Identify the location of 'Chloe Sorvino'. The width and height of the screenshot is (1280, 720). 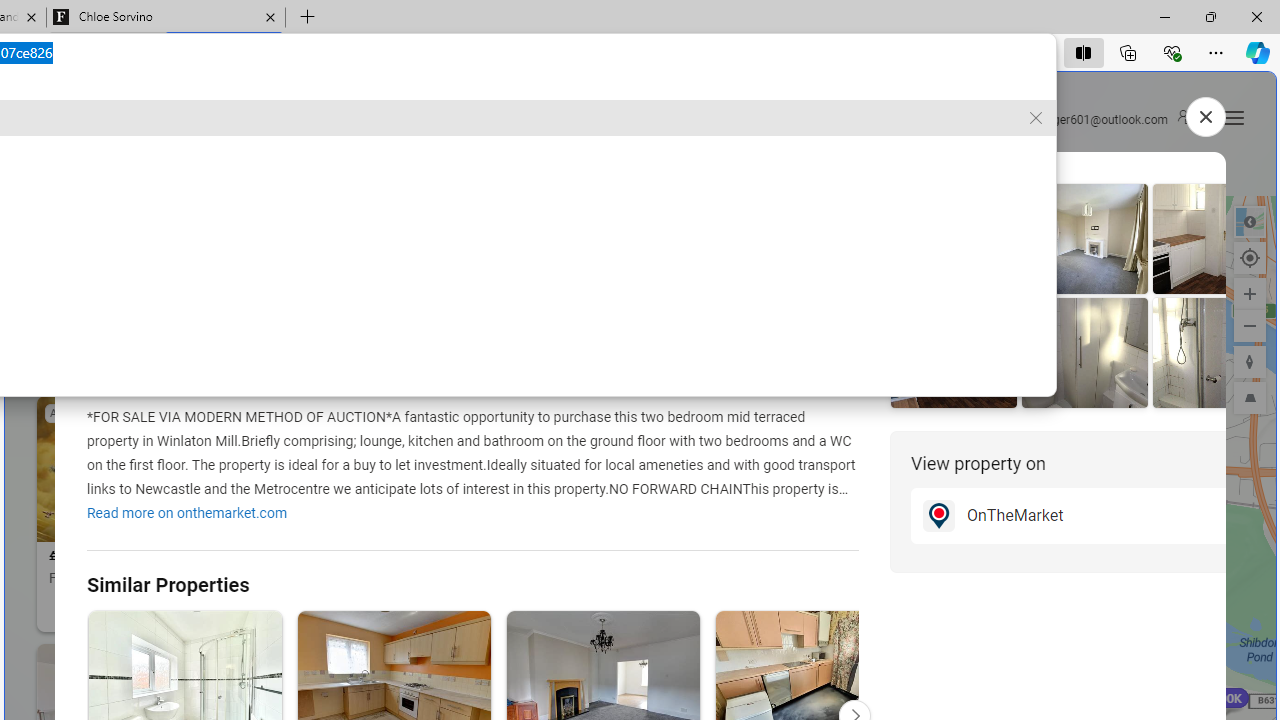
(166, 17).